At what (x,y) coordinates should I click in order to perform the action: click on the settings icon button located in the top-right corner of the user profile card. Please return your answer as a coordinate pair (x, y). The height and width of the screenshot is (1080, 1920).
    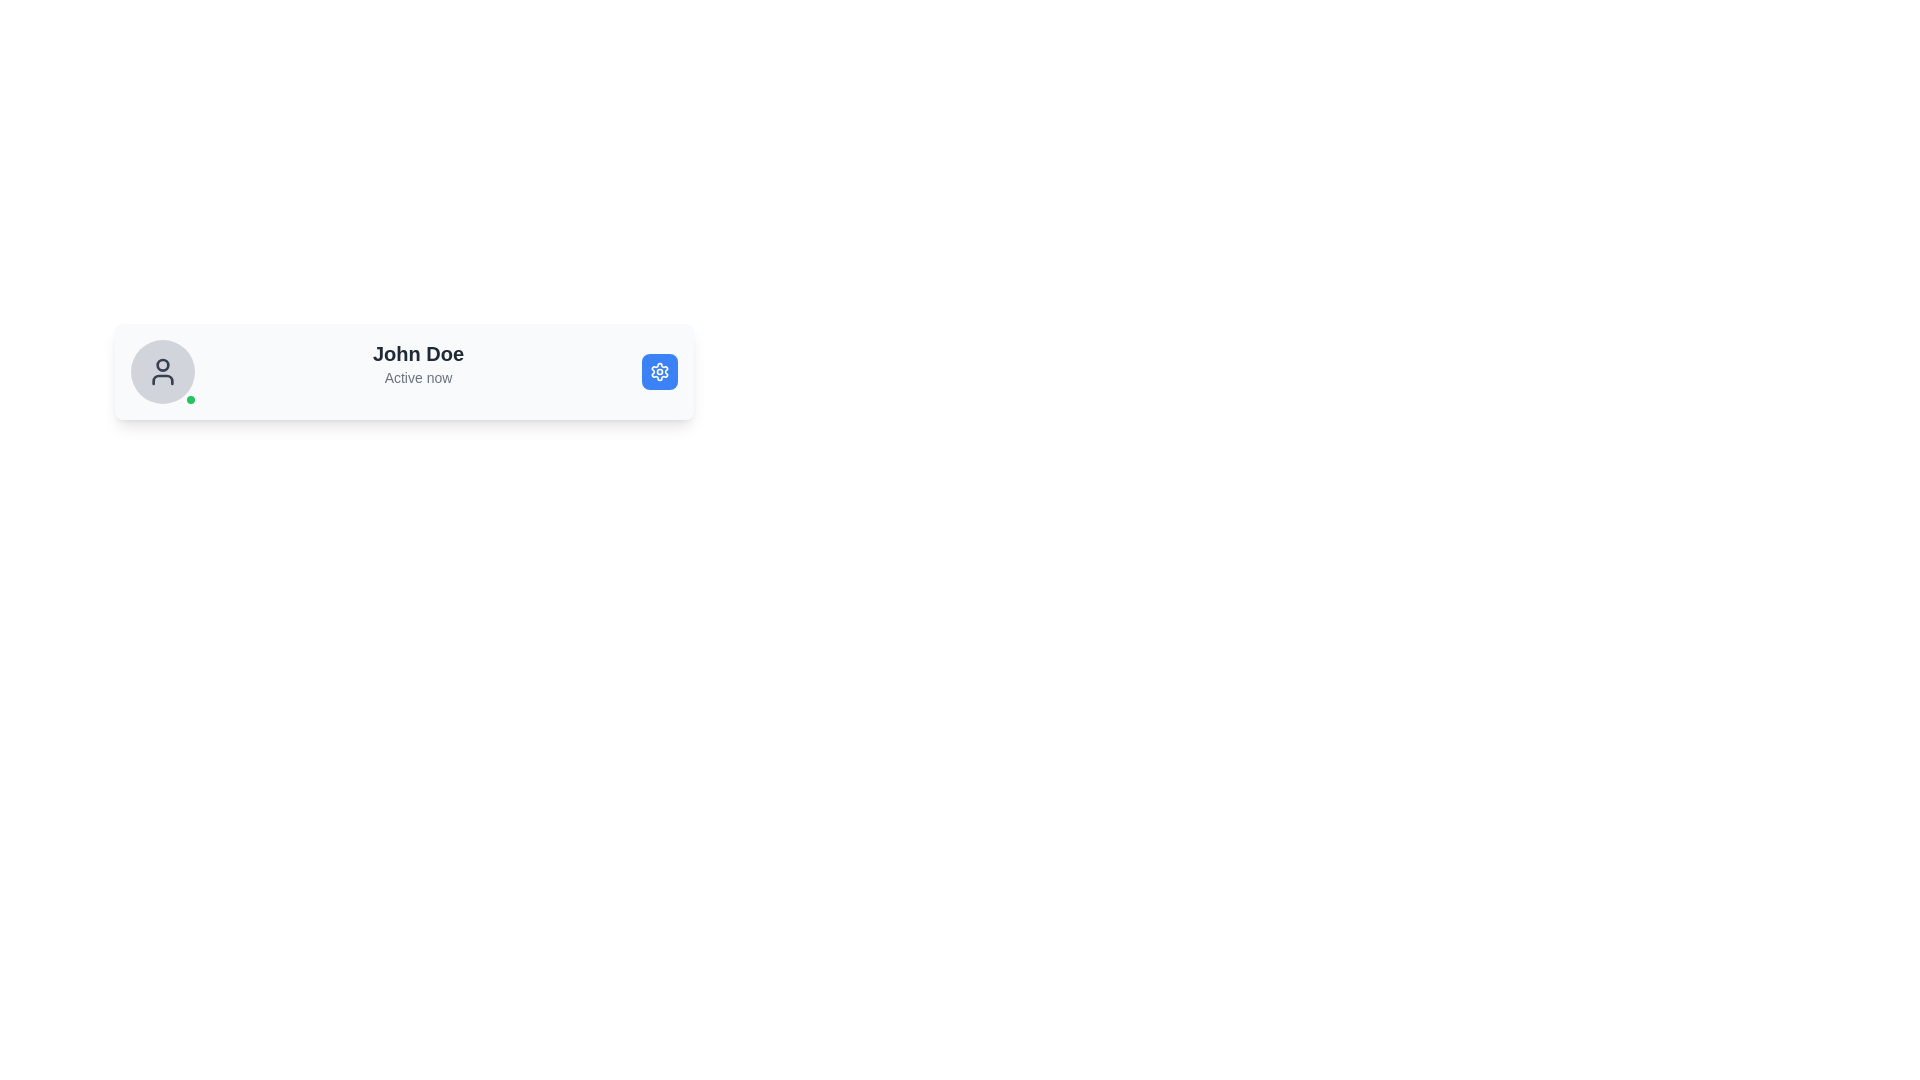
    Looking at the image, I should click on (660, 371).